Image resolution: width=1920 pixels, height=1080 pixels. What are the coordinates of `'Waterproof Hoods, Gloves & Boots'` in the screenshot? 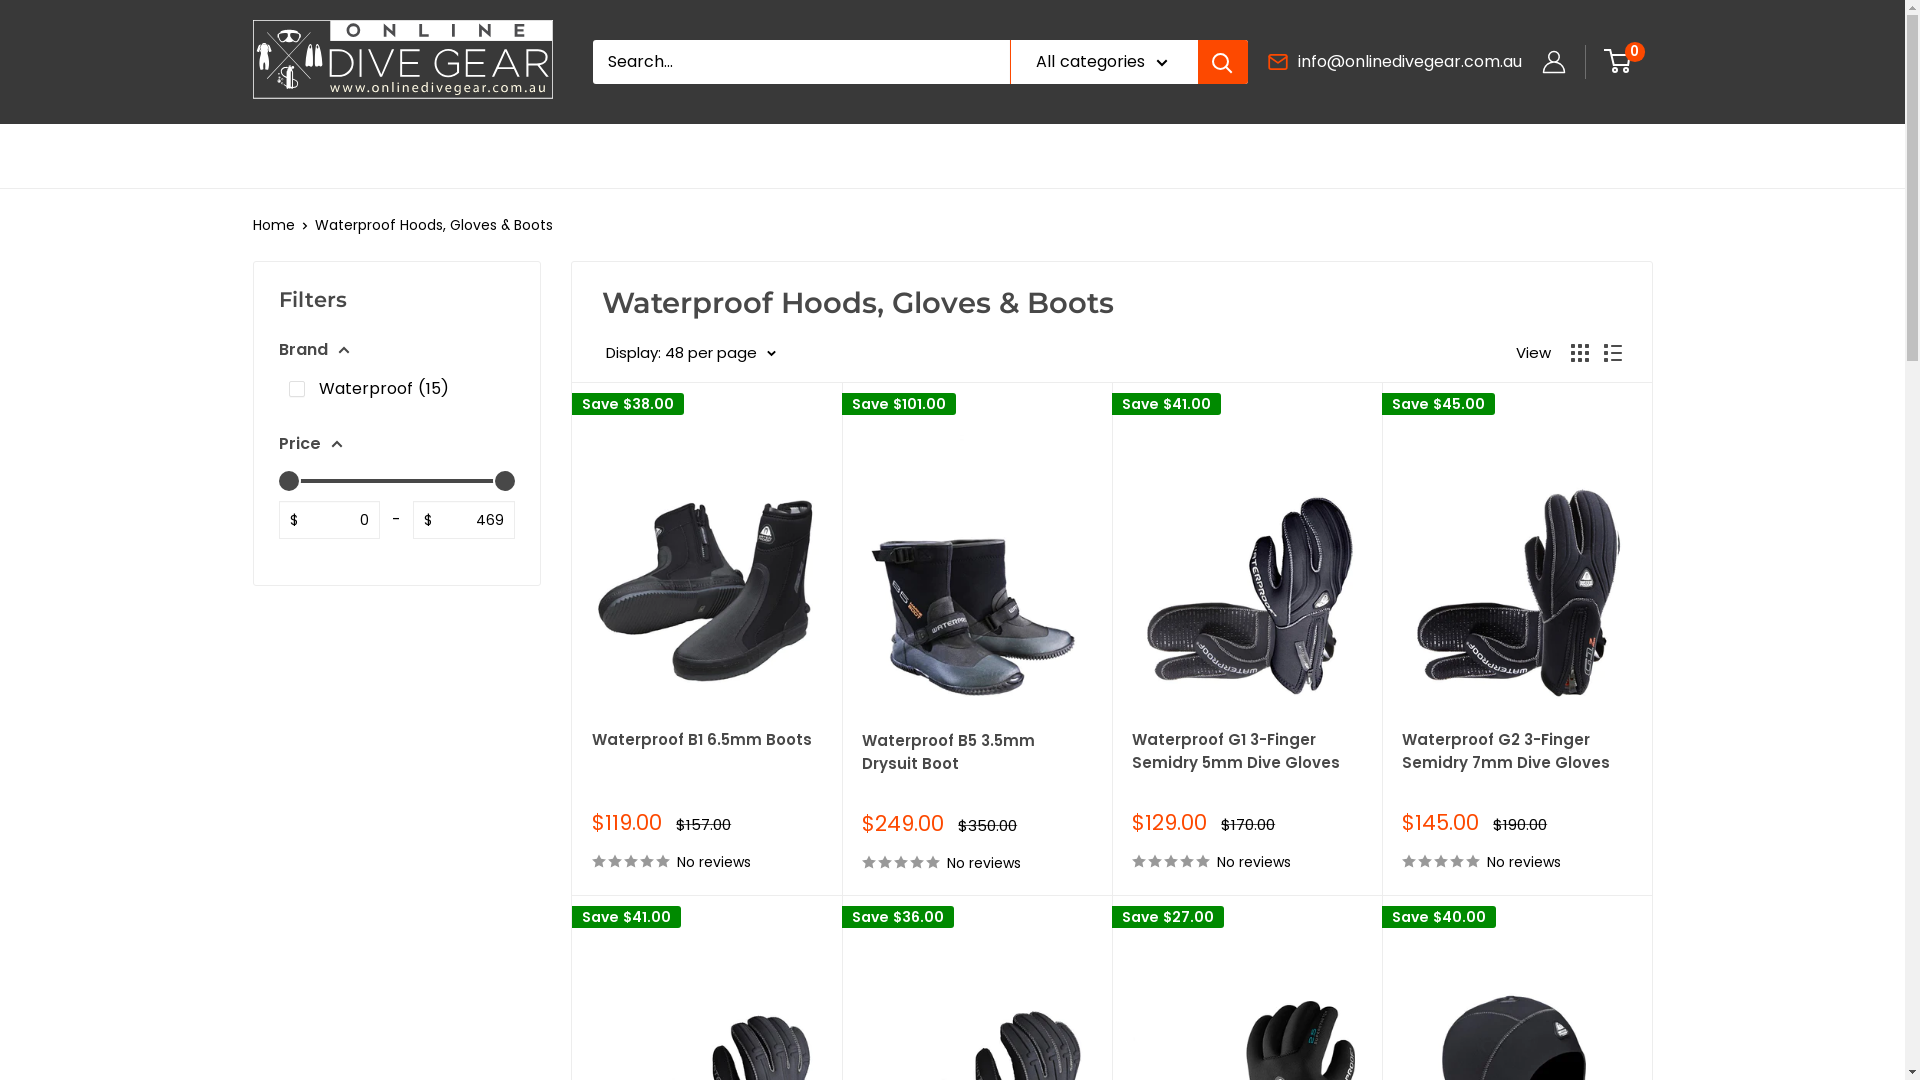 It's located at (431, 224).